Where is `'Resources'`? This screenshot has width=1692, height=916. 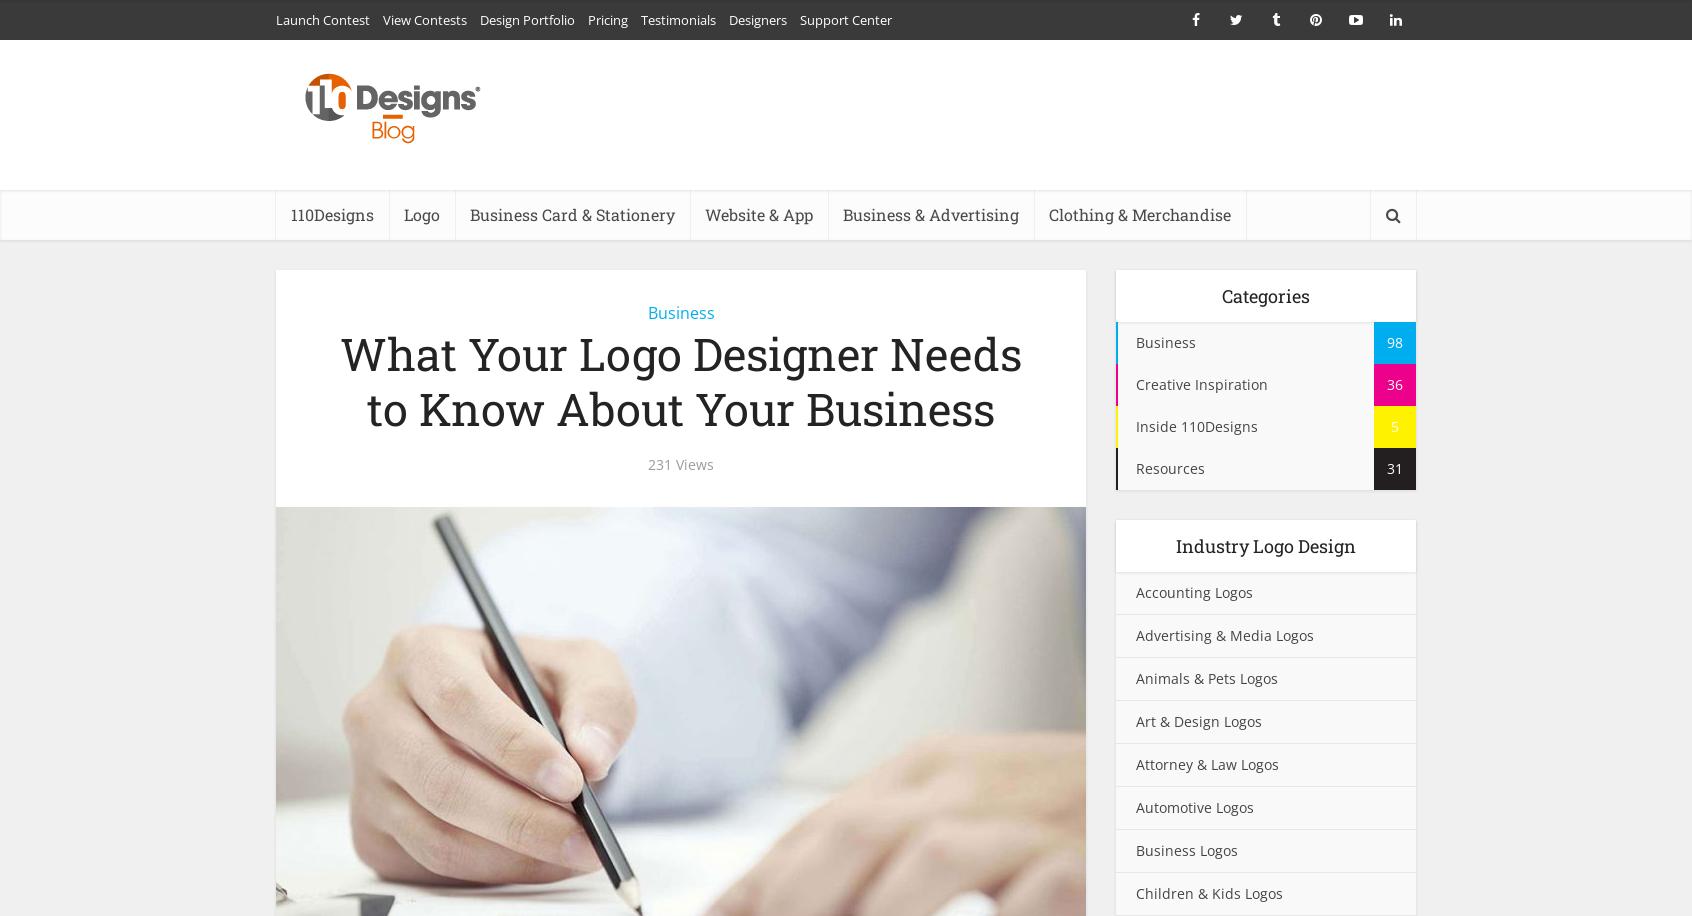 'Resources' is located at coordinates (1135, 468).